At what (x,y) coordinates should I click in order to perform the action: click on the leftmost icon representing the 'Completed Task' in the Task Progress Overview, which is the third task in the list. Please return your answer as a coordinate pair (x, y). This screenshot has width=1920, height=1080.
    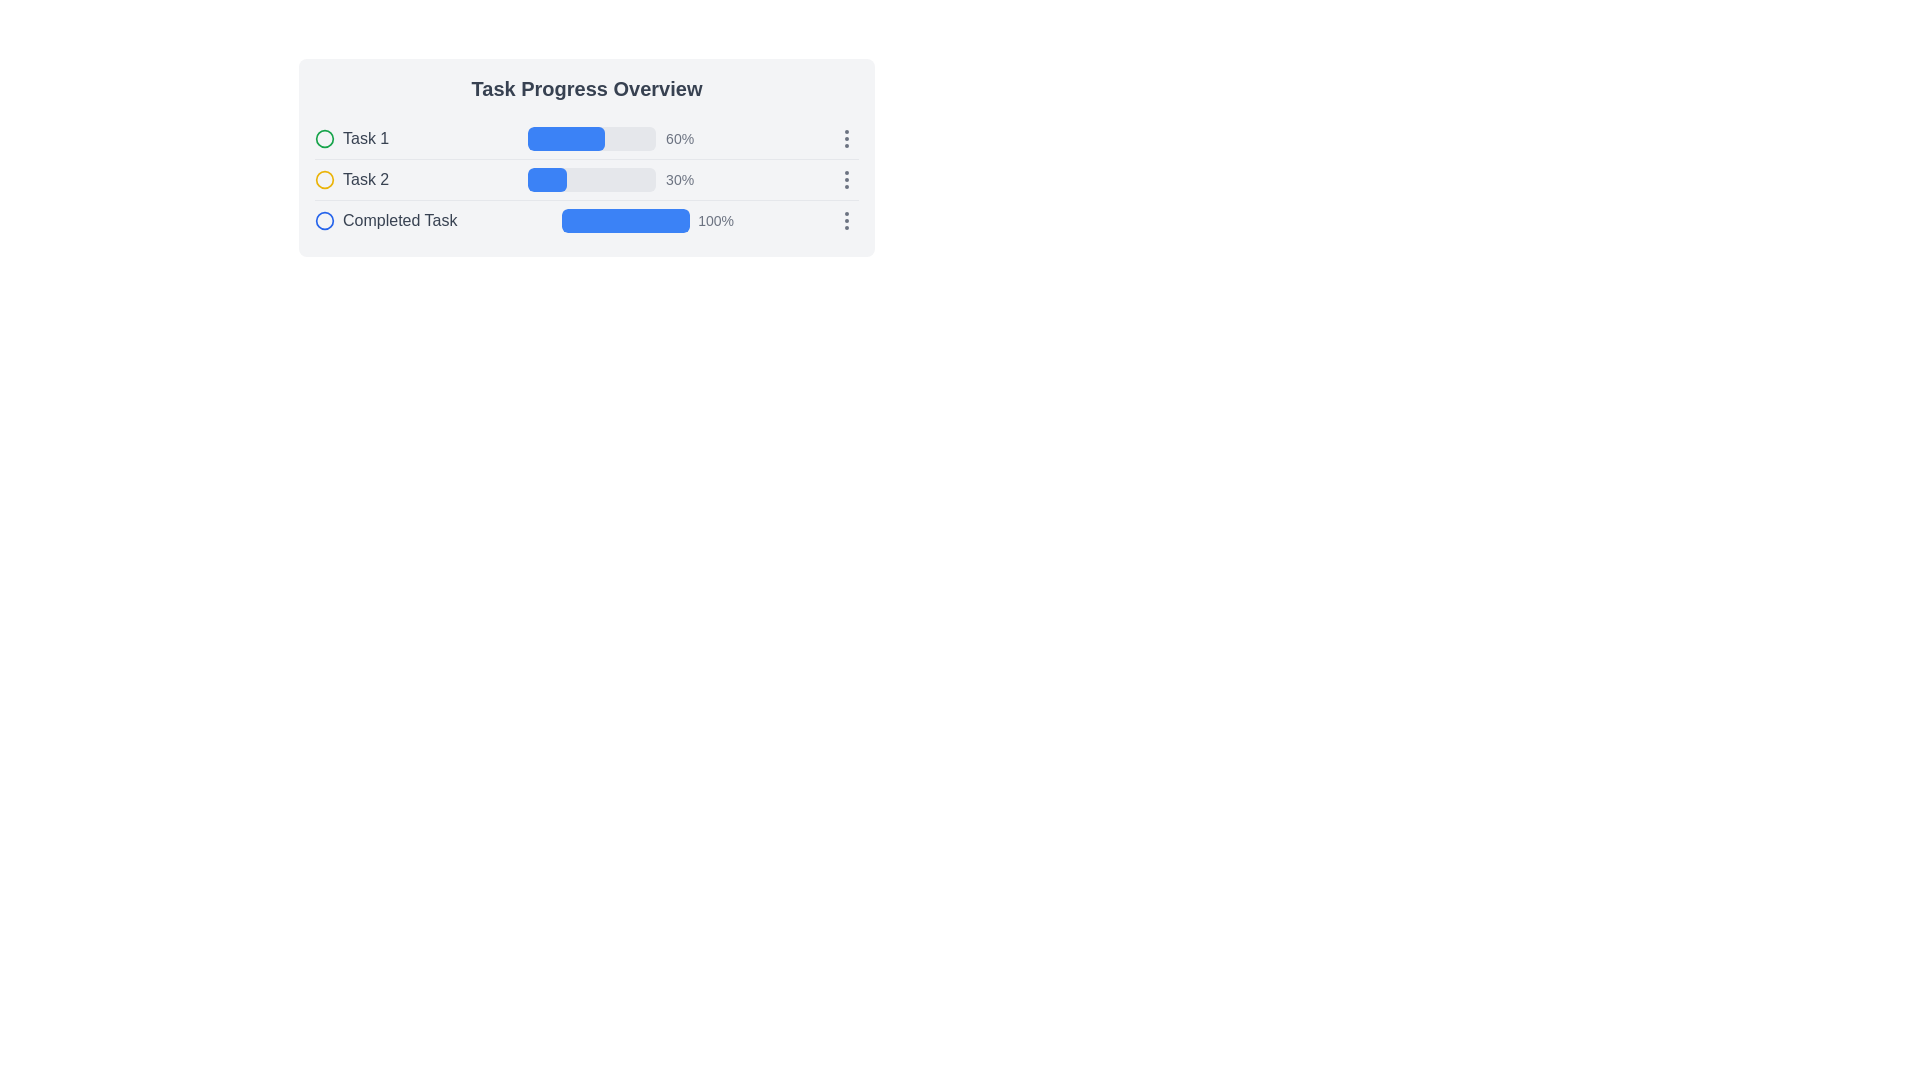
    Looking at the image, I should click on (325, 220).